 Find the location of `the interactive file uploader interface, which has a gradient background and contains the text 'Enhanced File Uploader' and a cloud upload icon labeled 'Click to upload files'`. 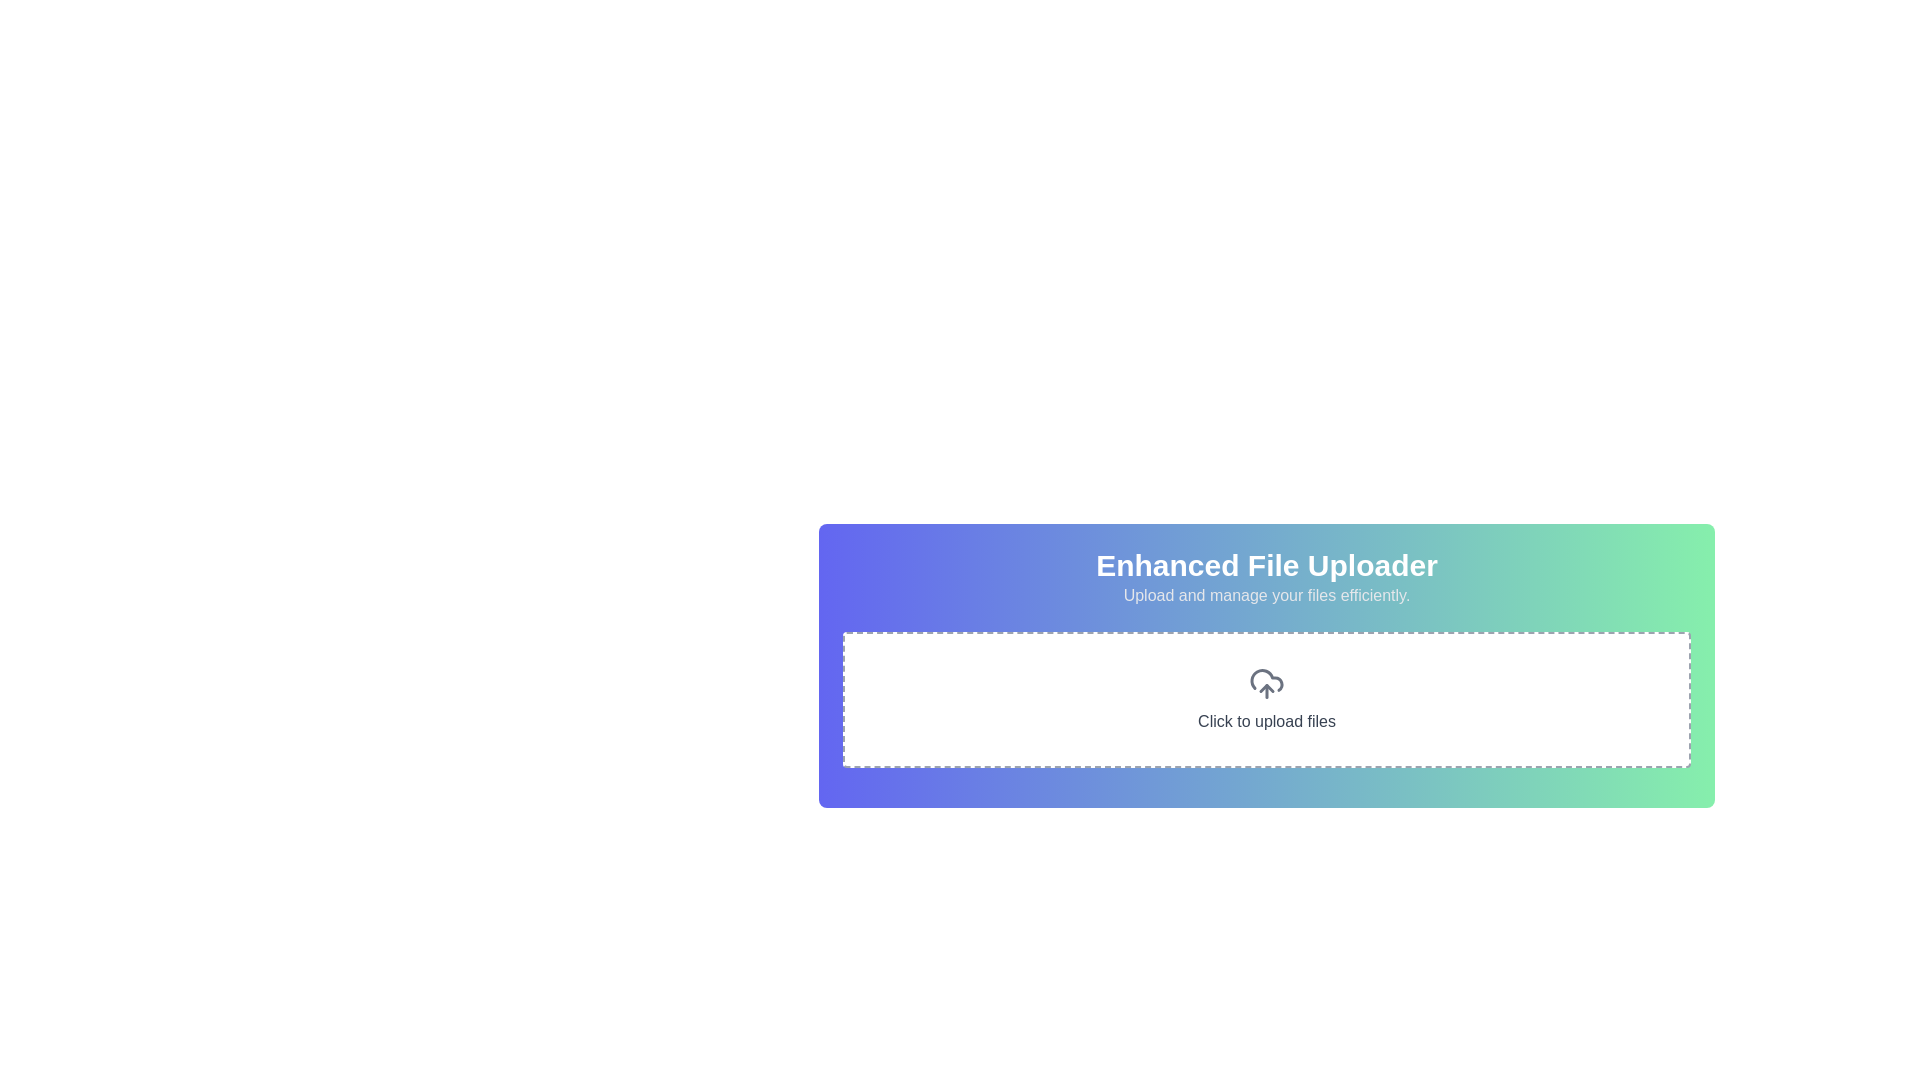

the interactive file uploader interface, which has a gradient background and contains the text 'Enhanced File Uploader' and a cloud upload icon labeled 'Click to upload files' is located at coordinates (1266, 666).